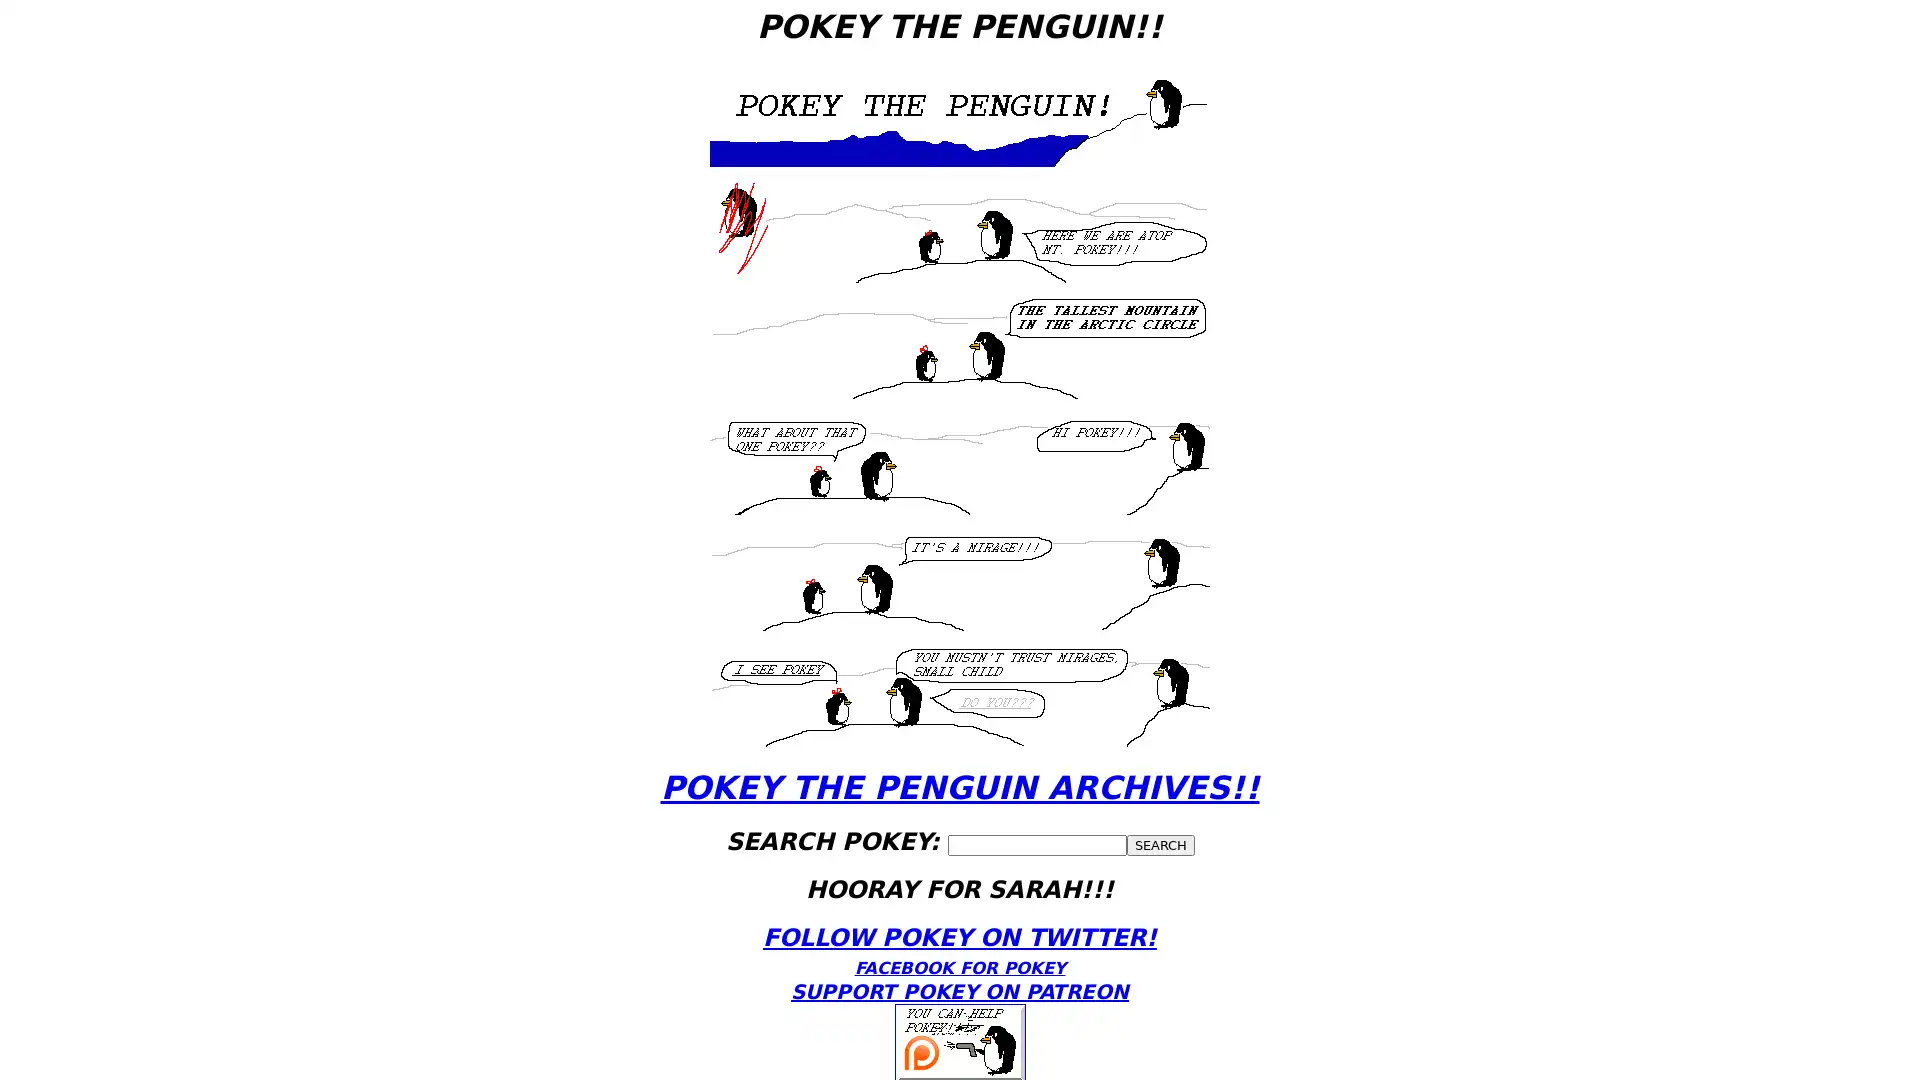  I want to click on SEARCH, so click(1160, 845).